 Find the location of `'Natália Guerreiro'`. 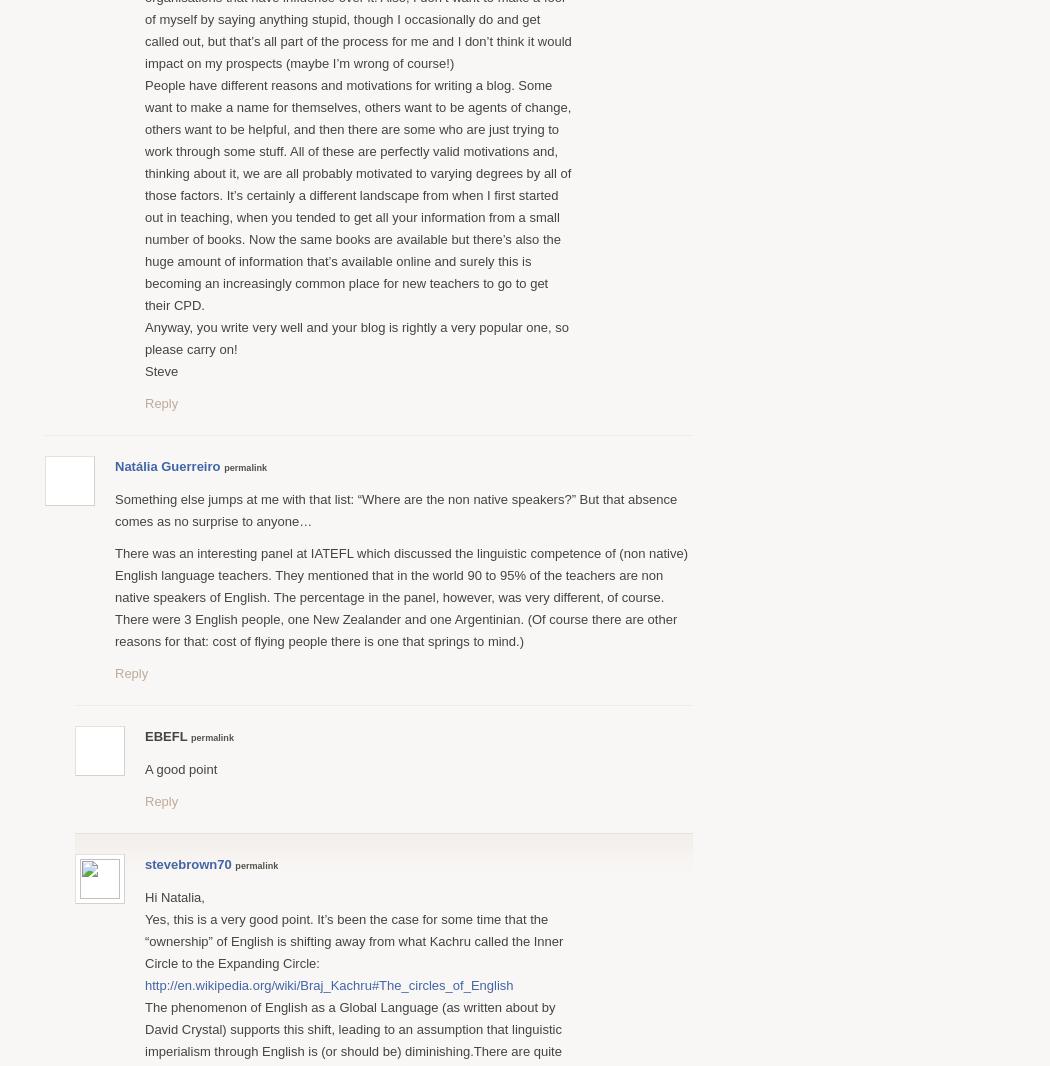

'Natália Guerreiro' is located at coordinates (113, 465).